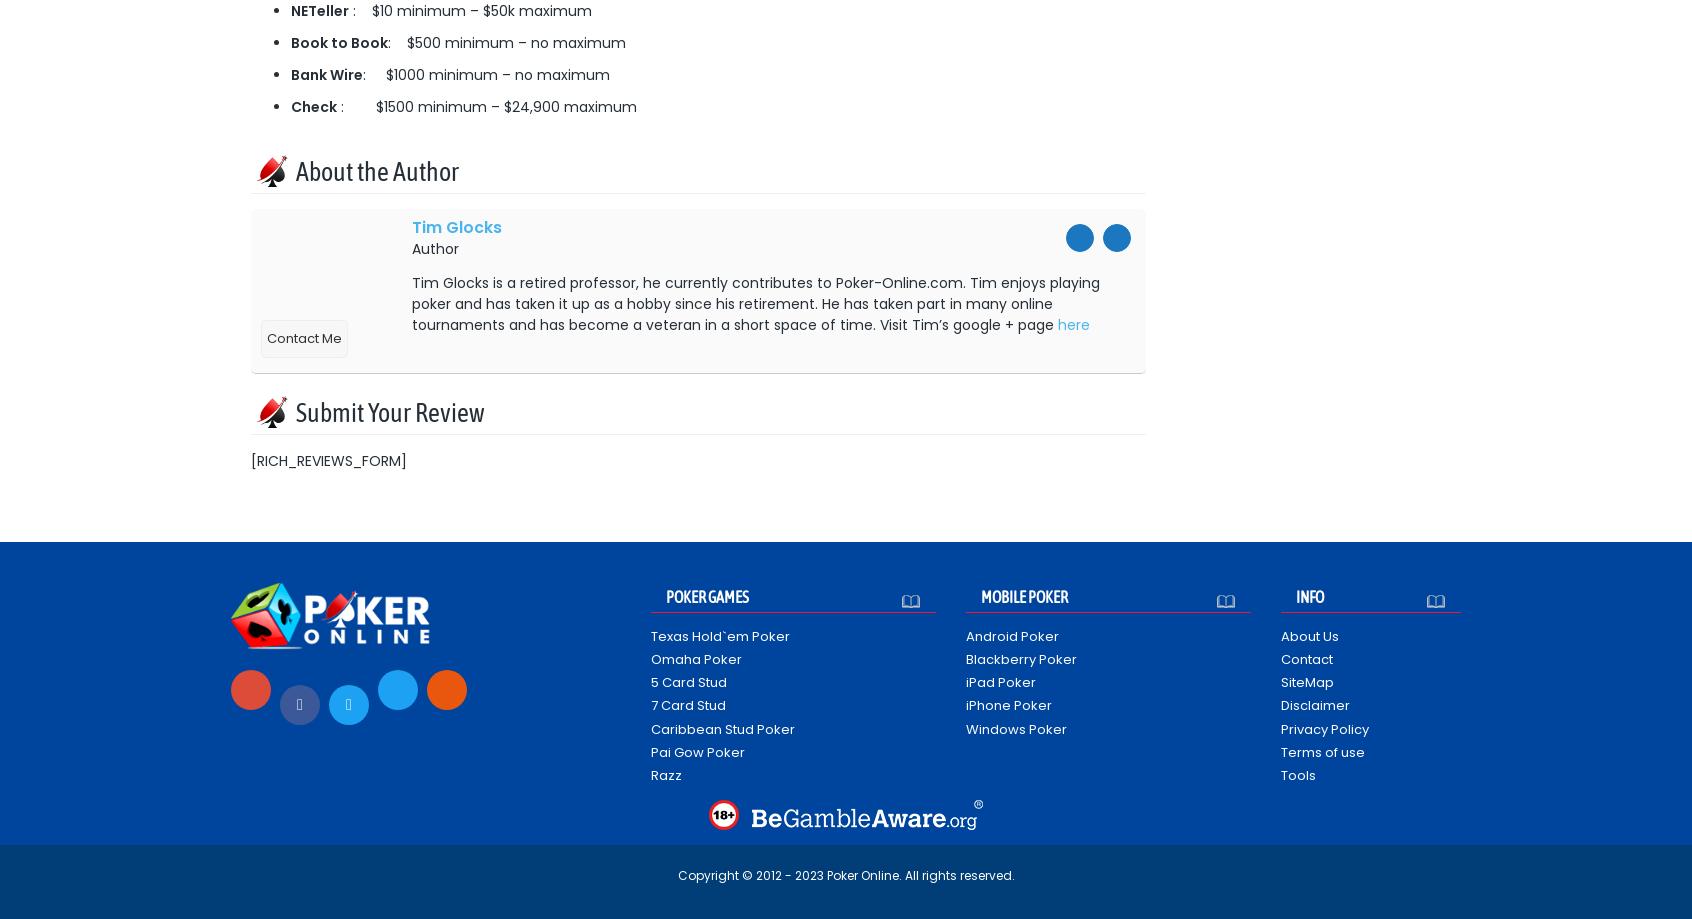  What do you see at coordinates (1280, 727) in the screenshot?
I see `'Privacy Policy'` at bounding box center [1280, 727].